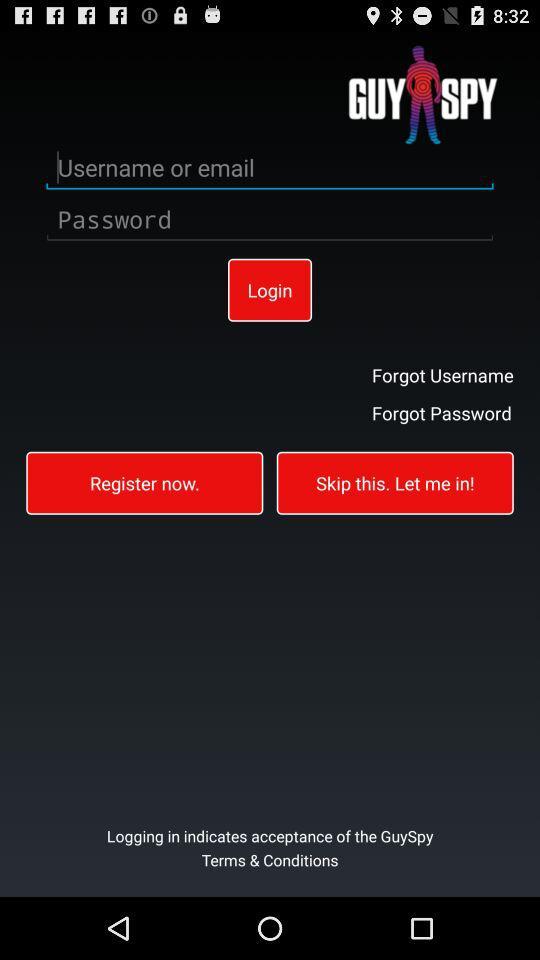  I want to click on the button to the right of register now. icon, so click(395, 481).